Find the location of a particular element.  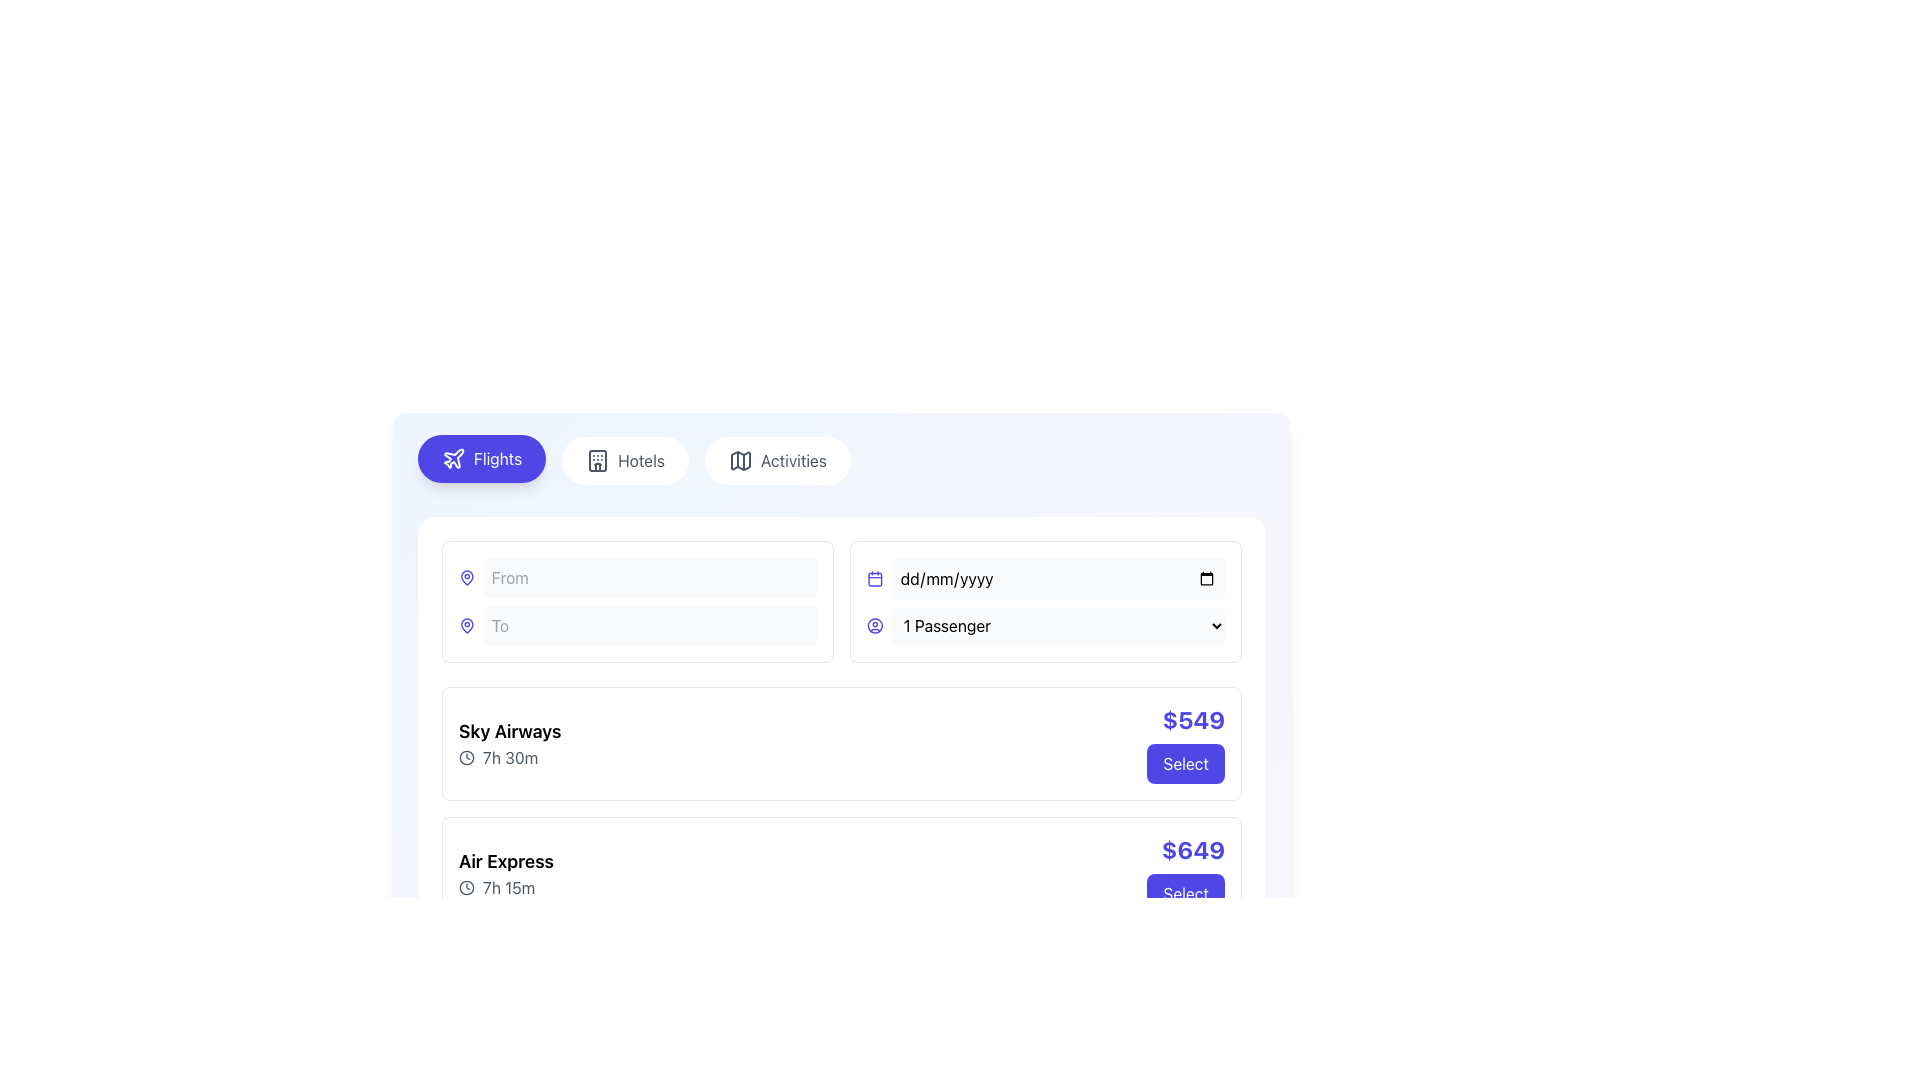

details of the circular vector graphics component that is part of the clock icon located to the left of the duration text '7h 30m' for the first flight option labeled 'Sky Airways' is located at coordinates (498, 744).